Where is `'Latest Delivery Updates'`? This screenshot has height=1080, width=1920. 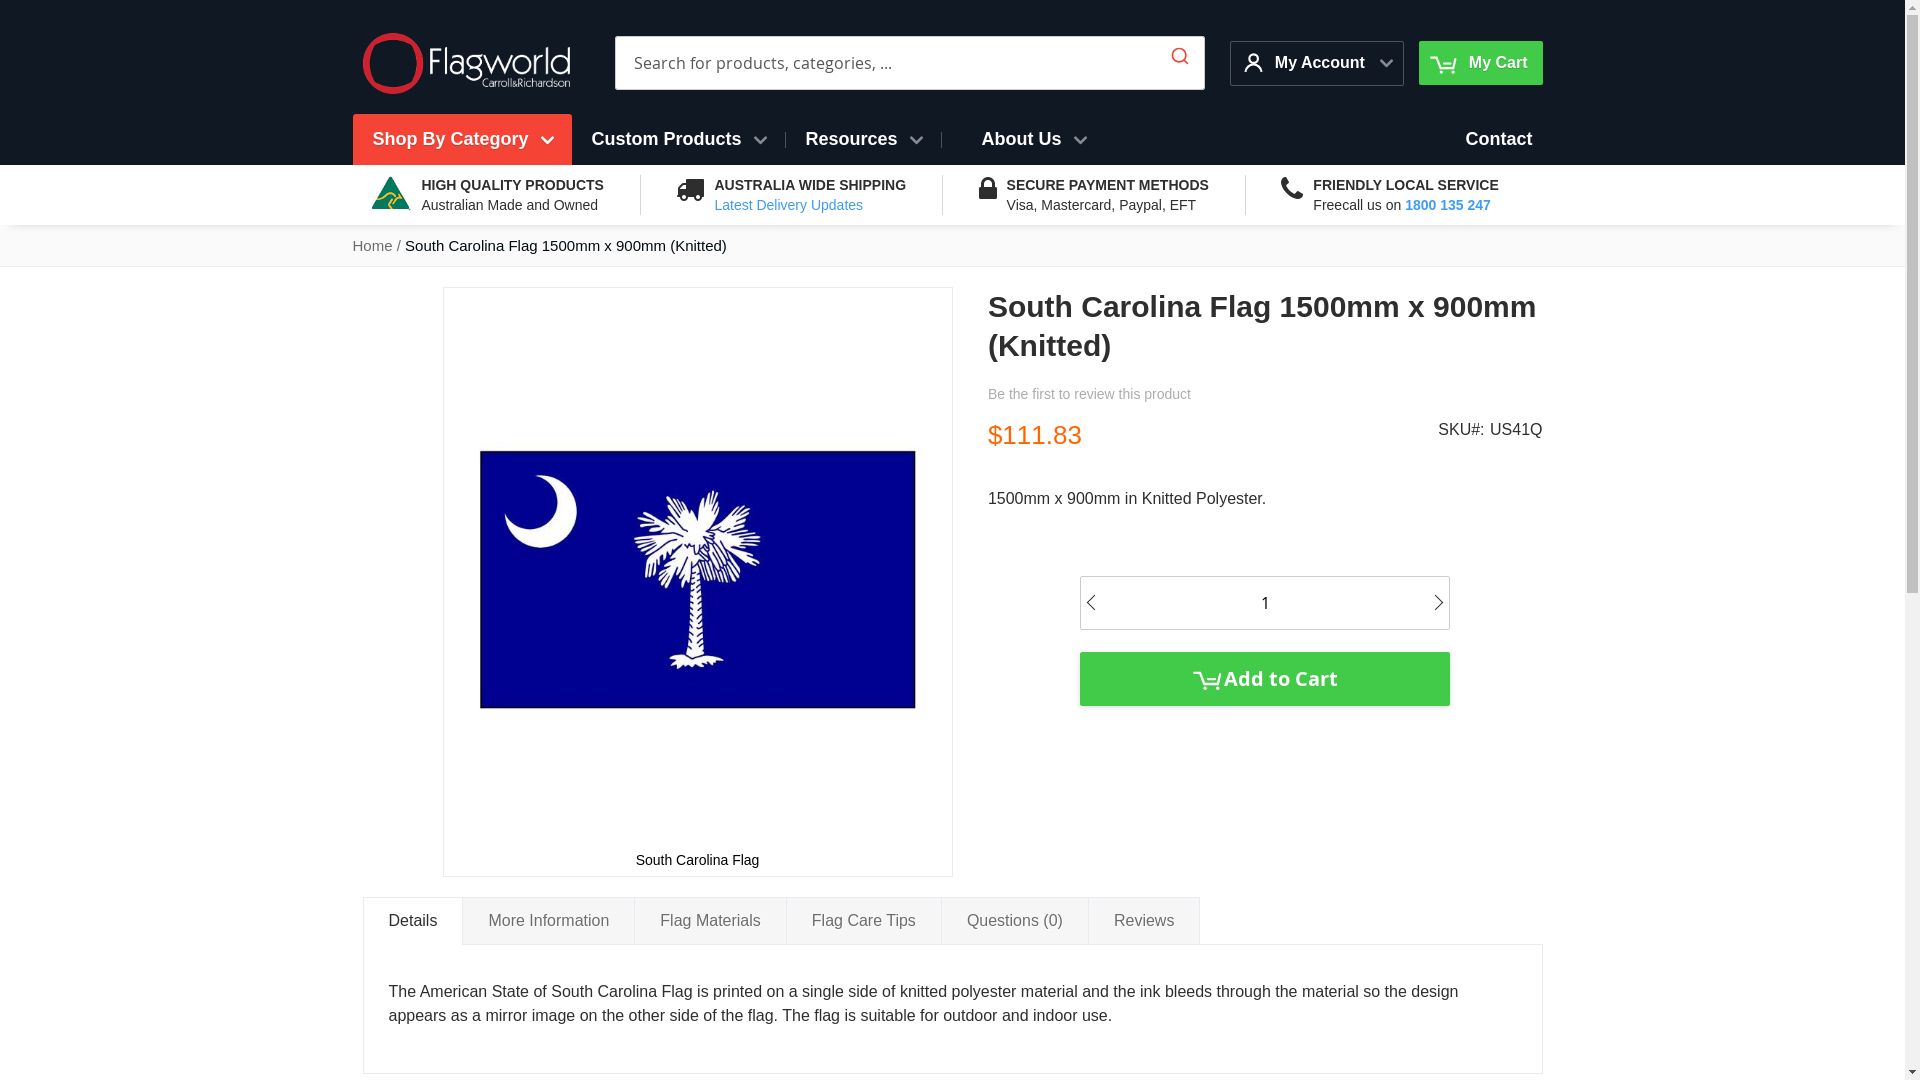
'Latest Delivery Updates' is located at coordinates (787, 204).